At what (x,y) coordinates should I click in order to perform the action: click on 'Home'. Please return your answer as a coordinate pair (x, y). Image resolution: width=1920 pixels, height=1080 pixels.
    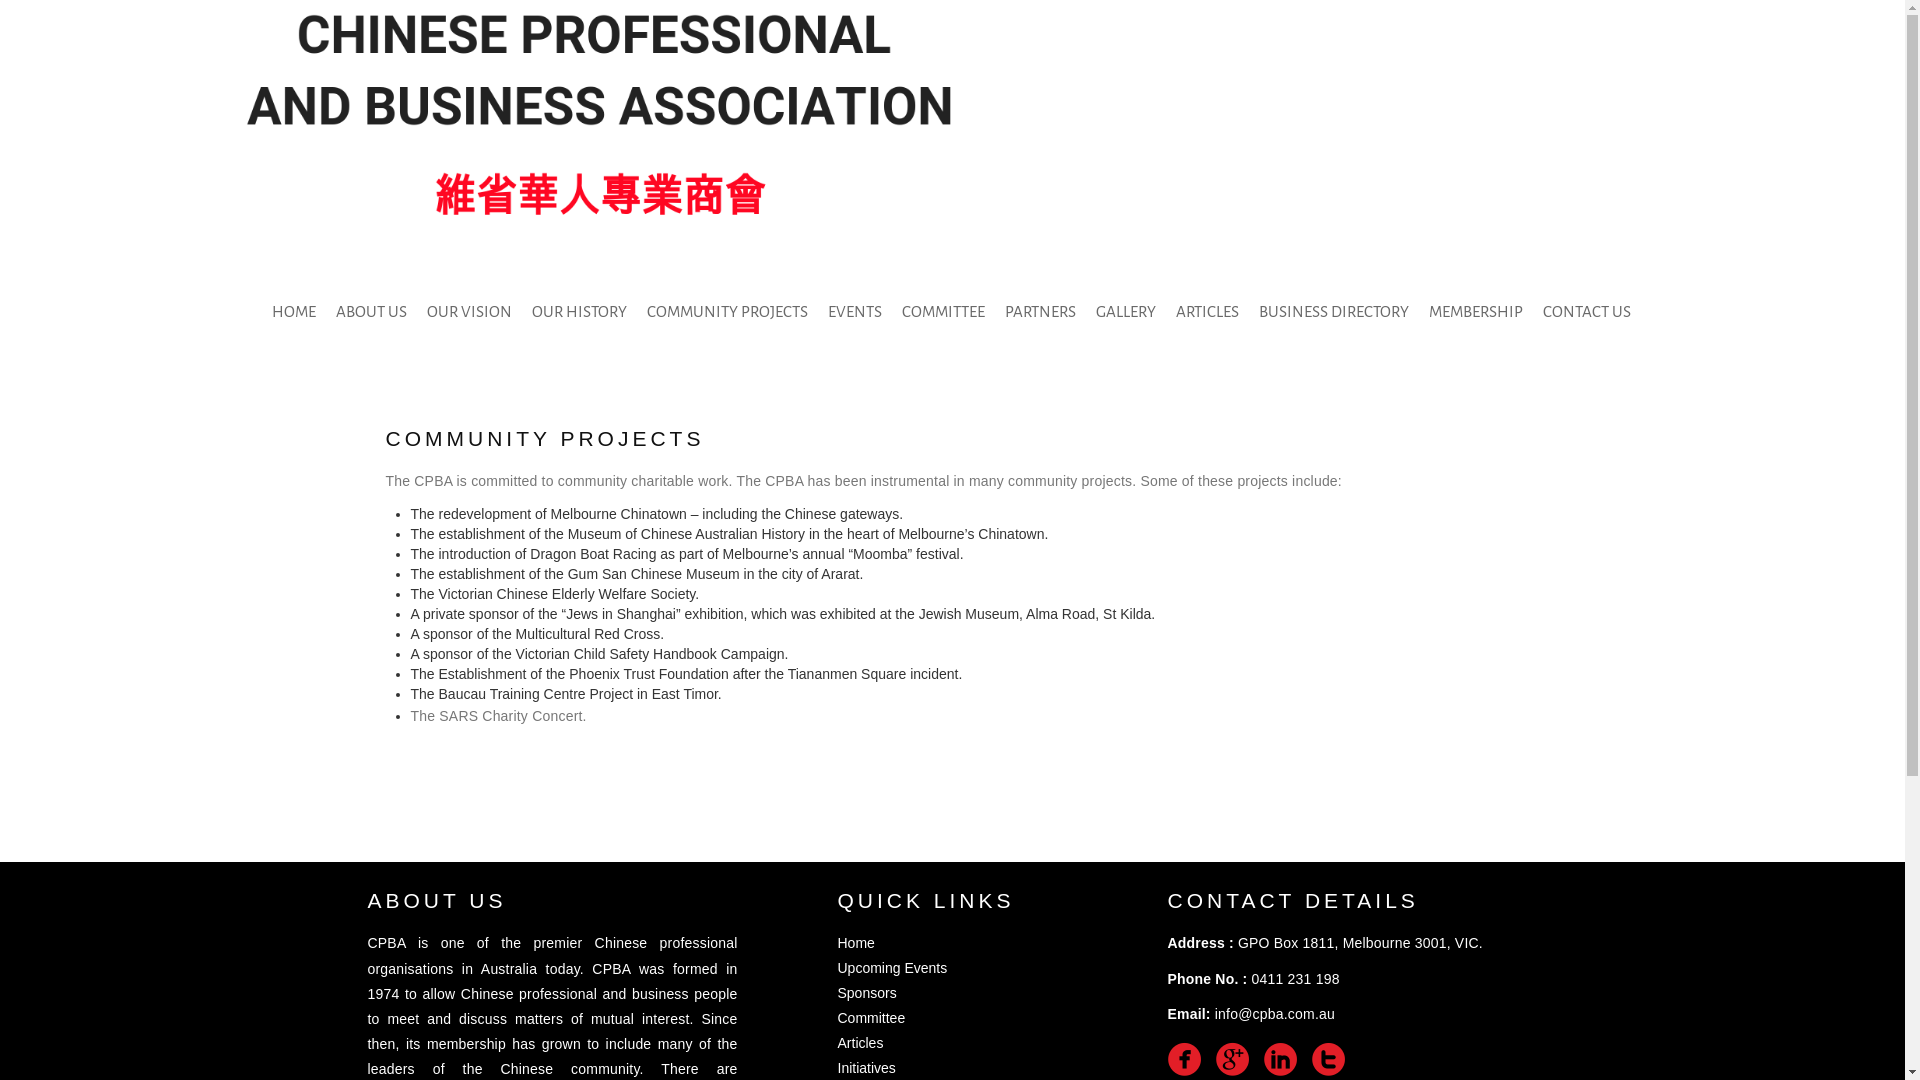
    Looking at the image, I should click on (856, 942).